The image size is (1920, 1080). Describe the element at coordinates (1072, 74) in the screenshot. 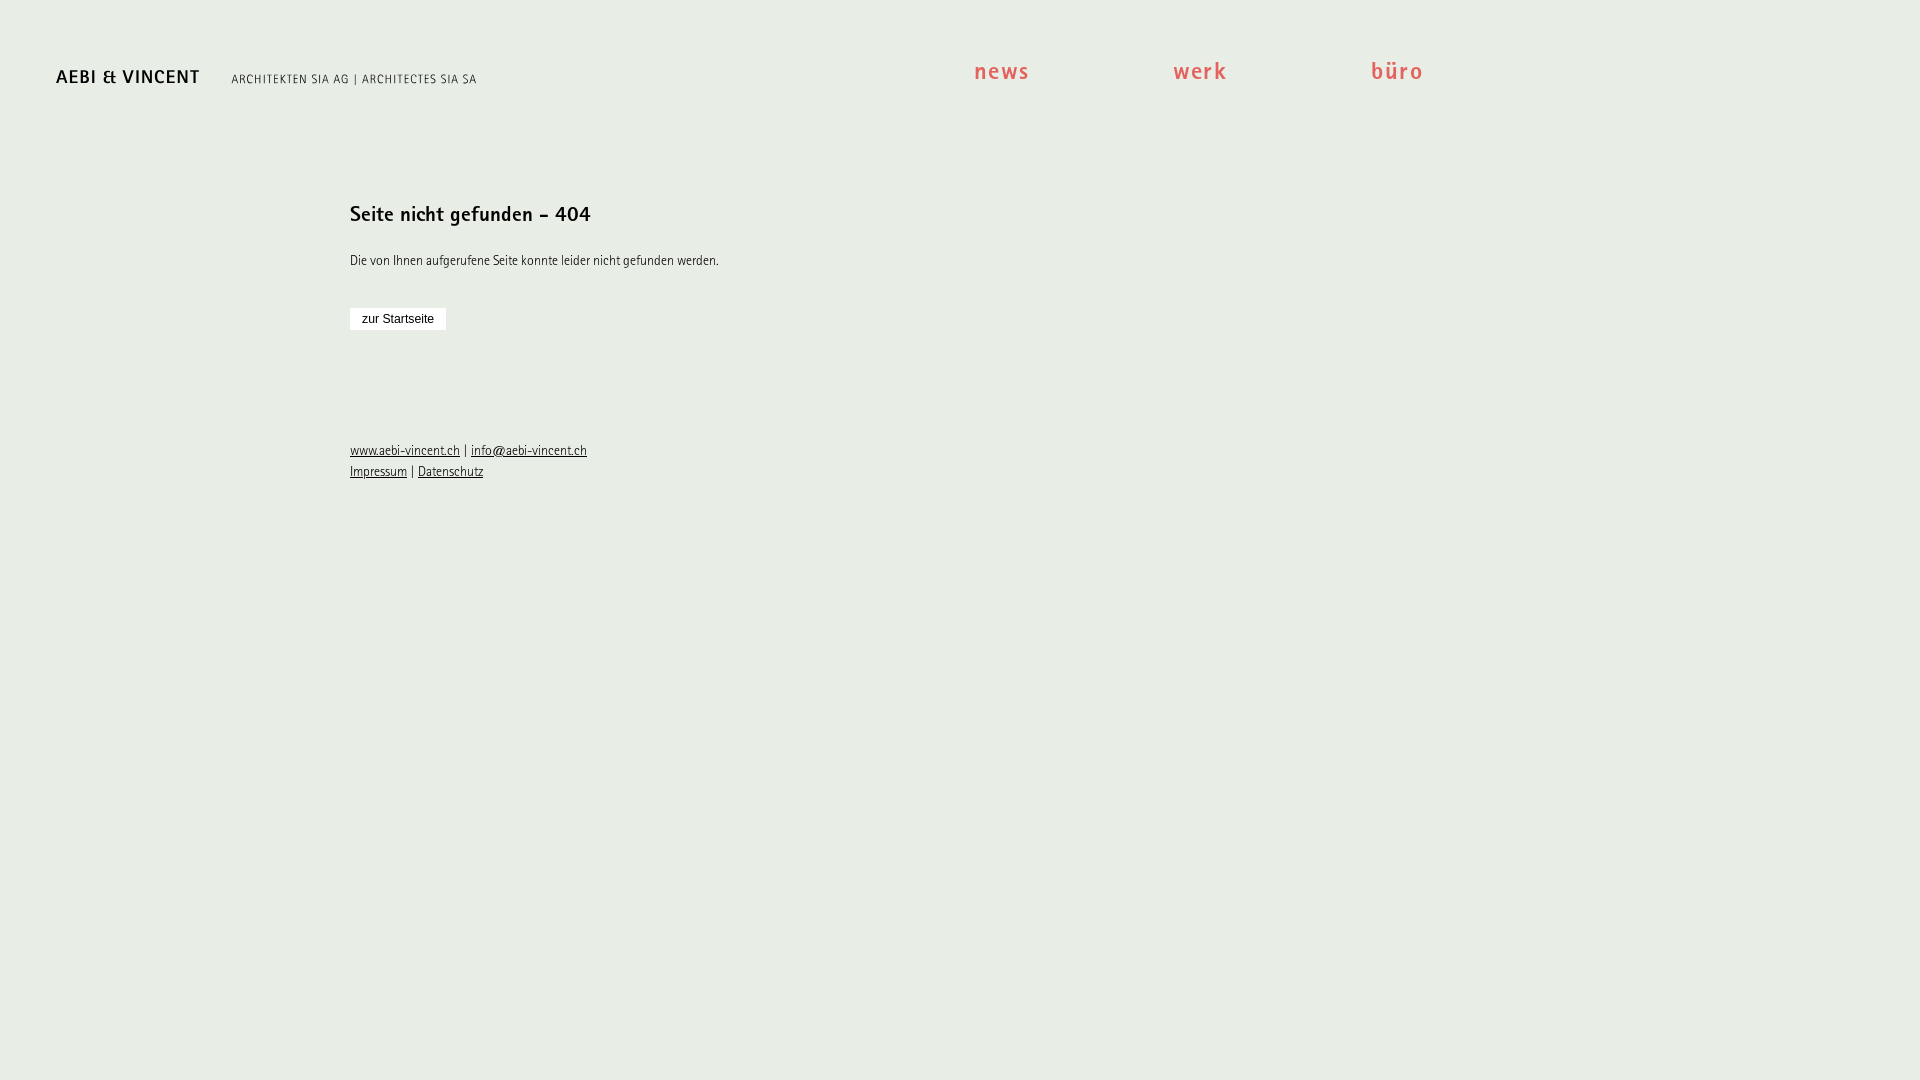

I see `'news'` at that location.